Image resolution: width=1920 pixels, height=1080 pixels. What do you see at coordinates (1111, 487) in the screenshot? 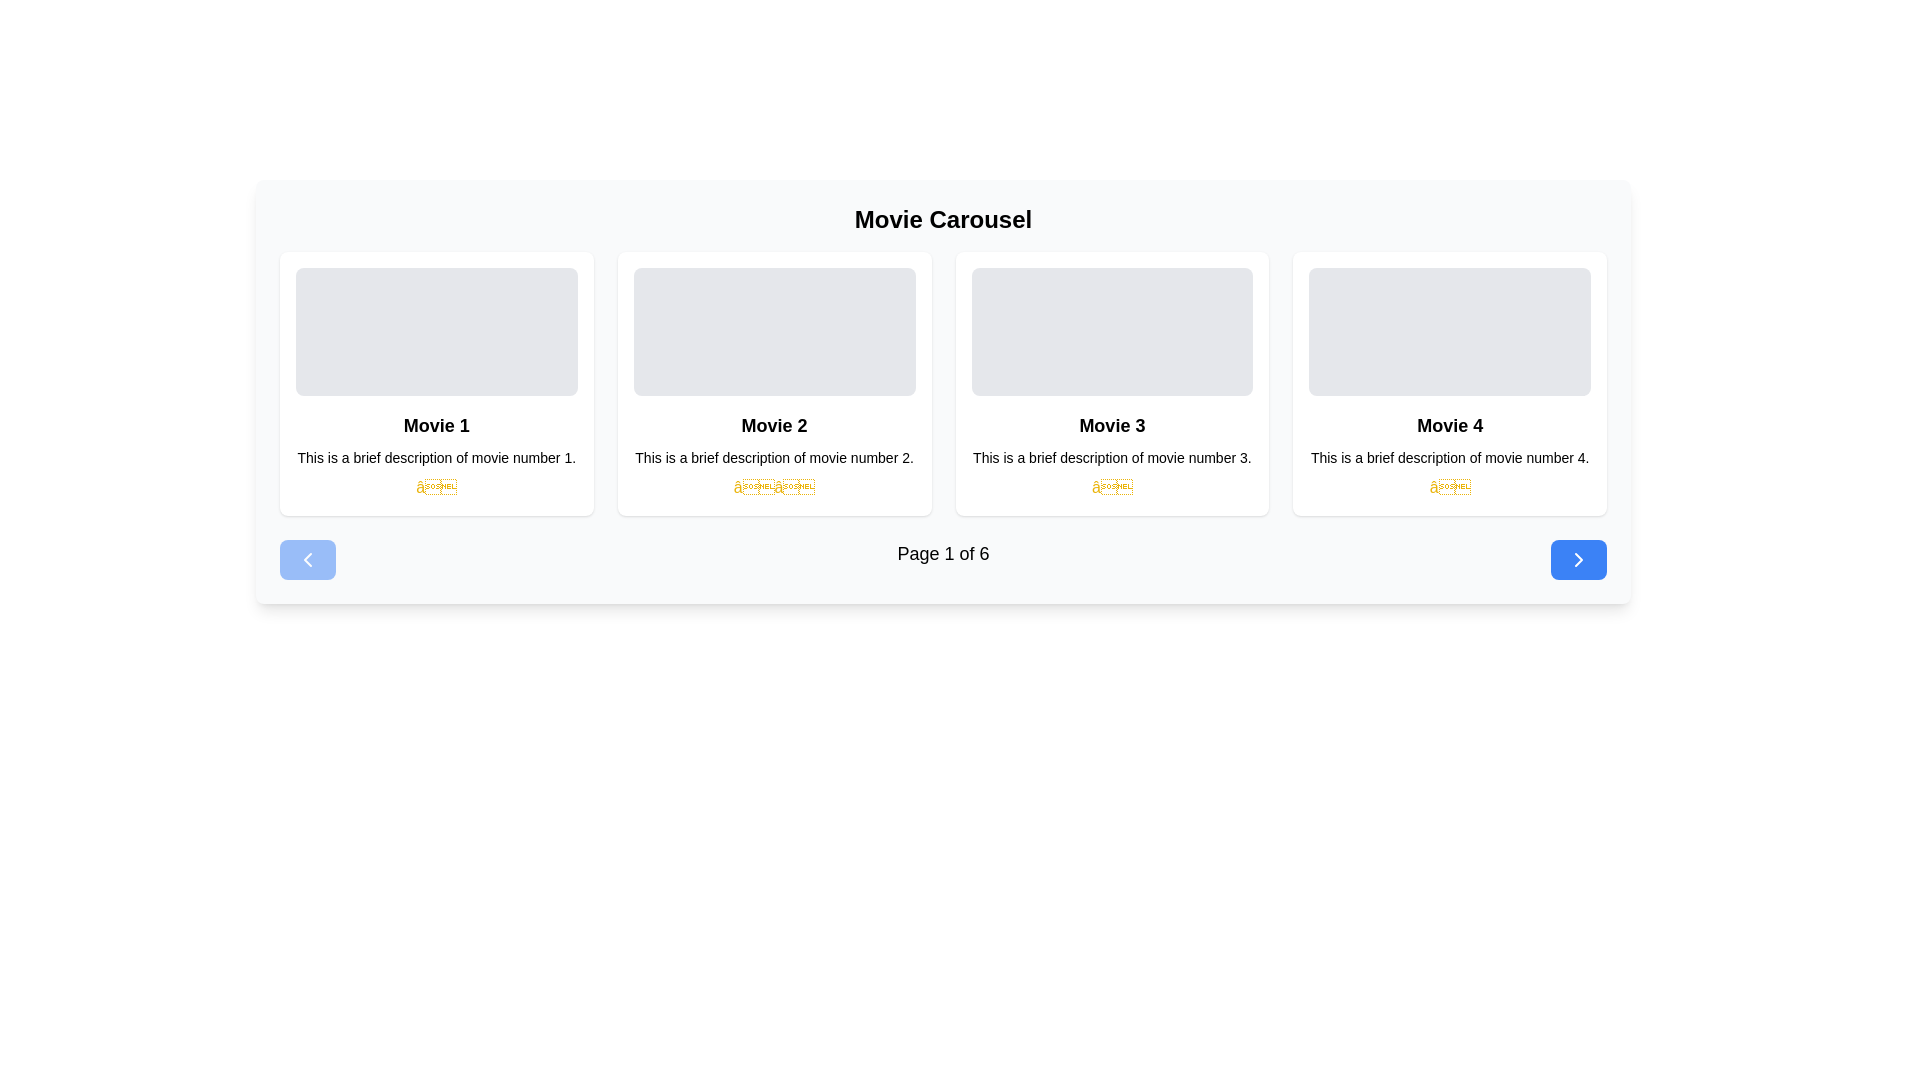
I see `the visual marker icon indicating a rating for the 'Movie 3' section, located centrally beneath the descriptive text` at bounding box center [1111, 487].